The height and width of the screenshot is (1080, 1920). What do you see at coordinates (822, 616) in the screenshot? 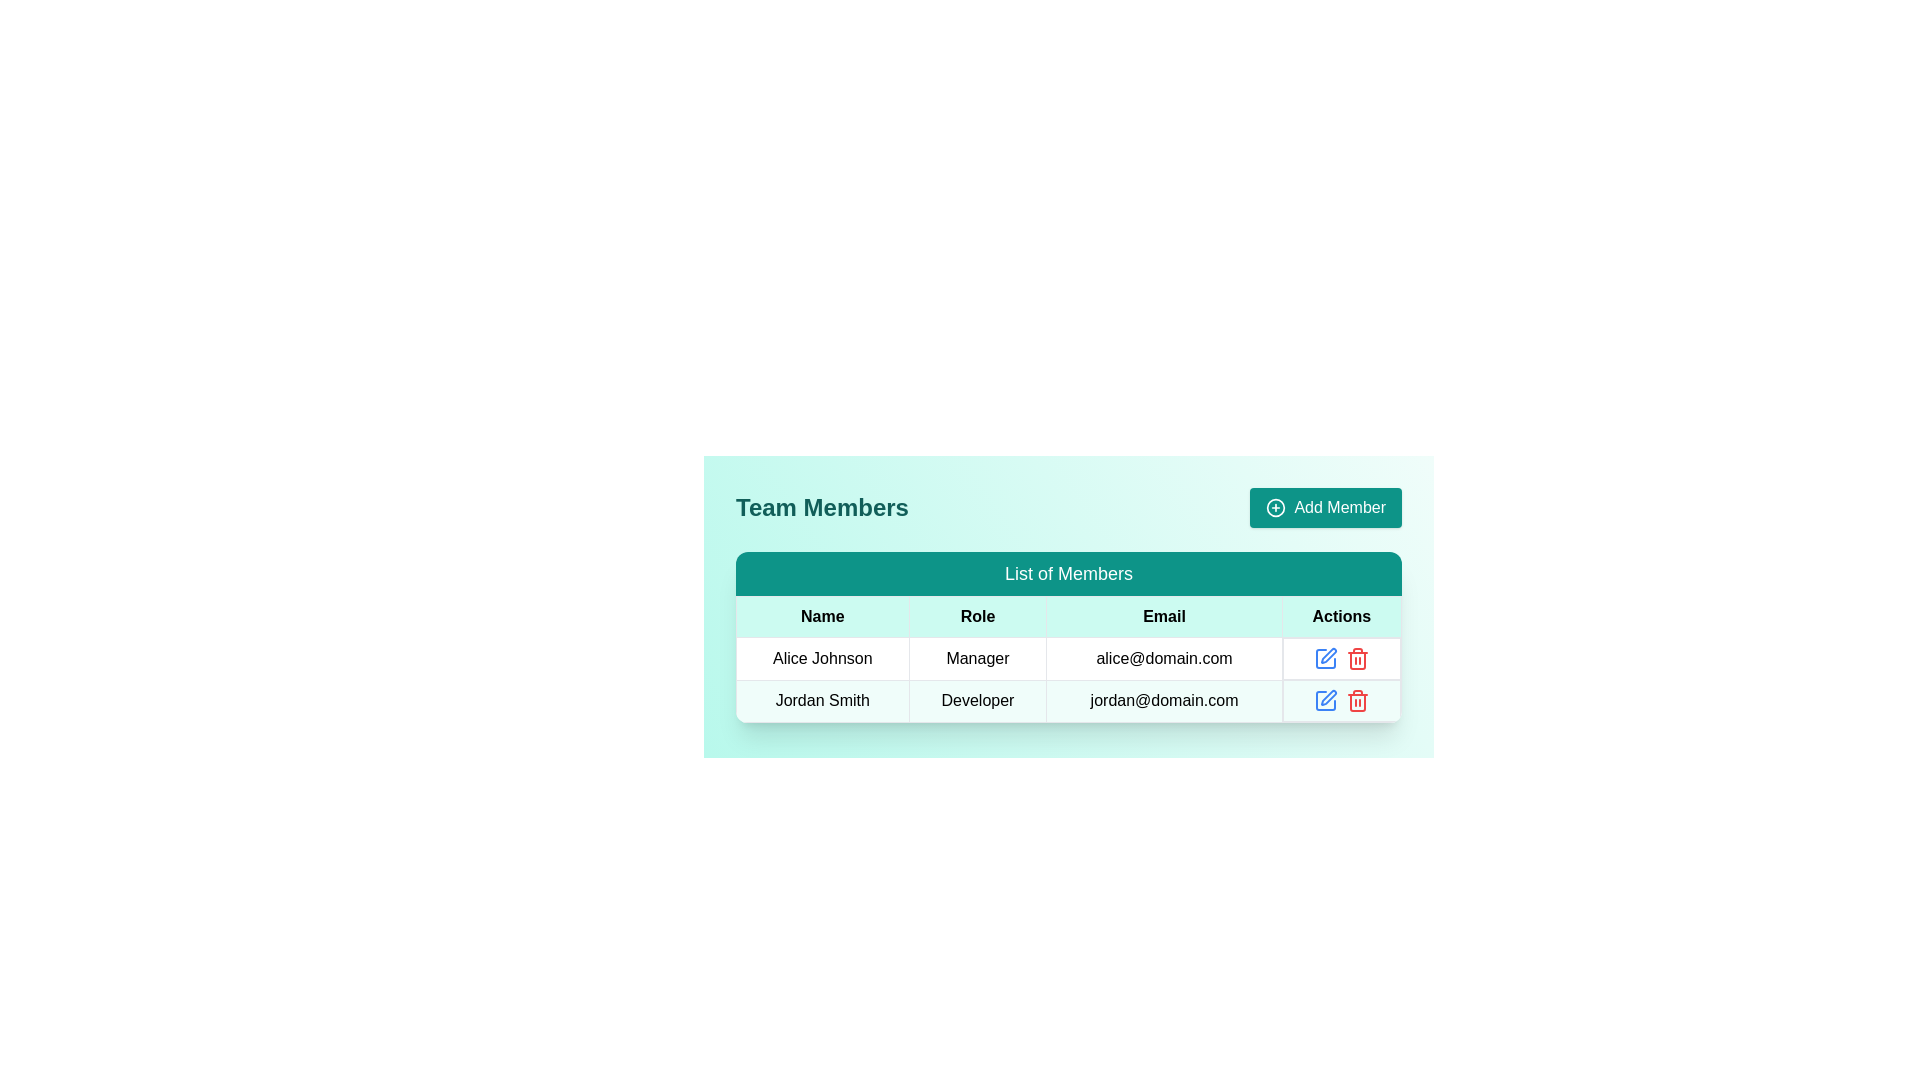
I see `the Header Label element labeled 'Name', which is a rectangular button-like UI component with a light teal background and bold black font, located at the top-left corner of a table-like component` at bounding box center [822, 616].